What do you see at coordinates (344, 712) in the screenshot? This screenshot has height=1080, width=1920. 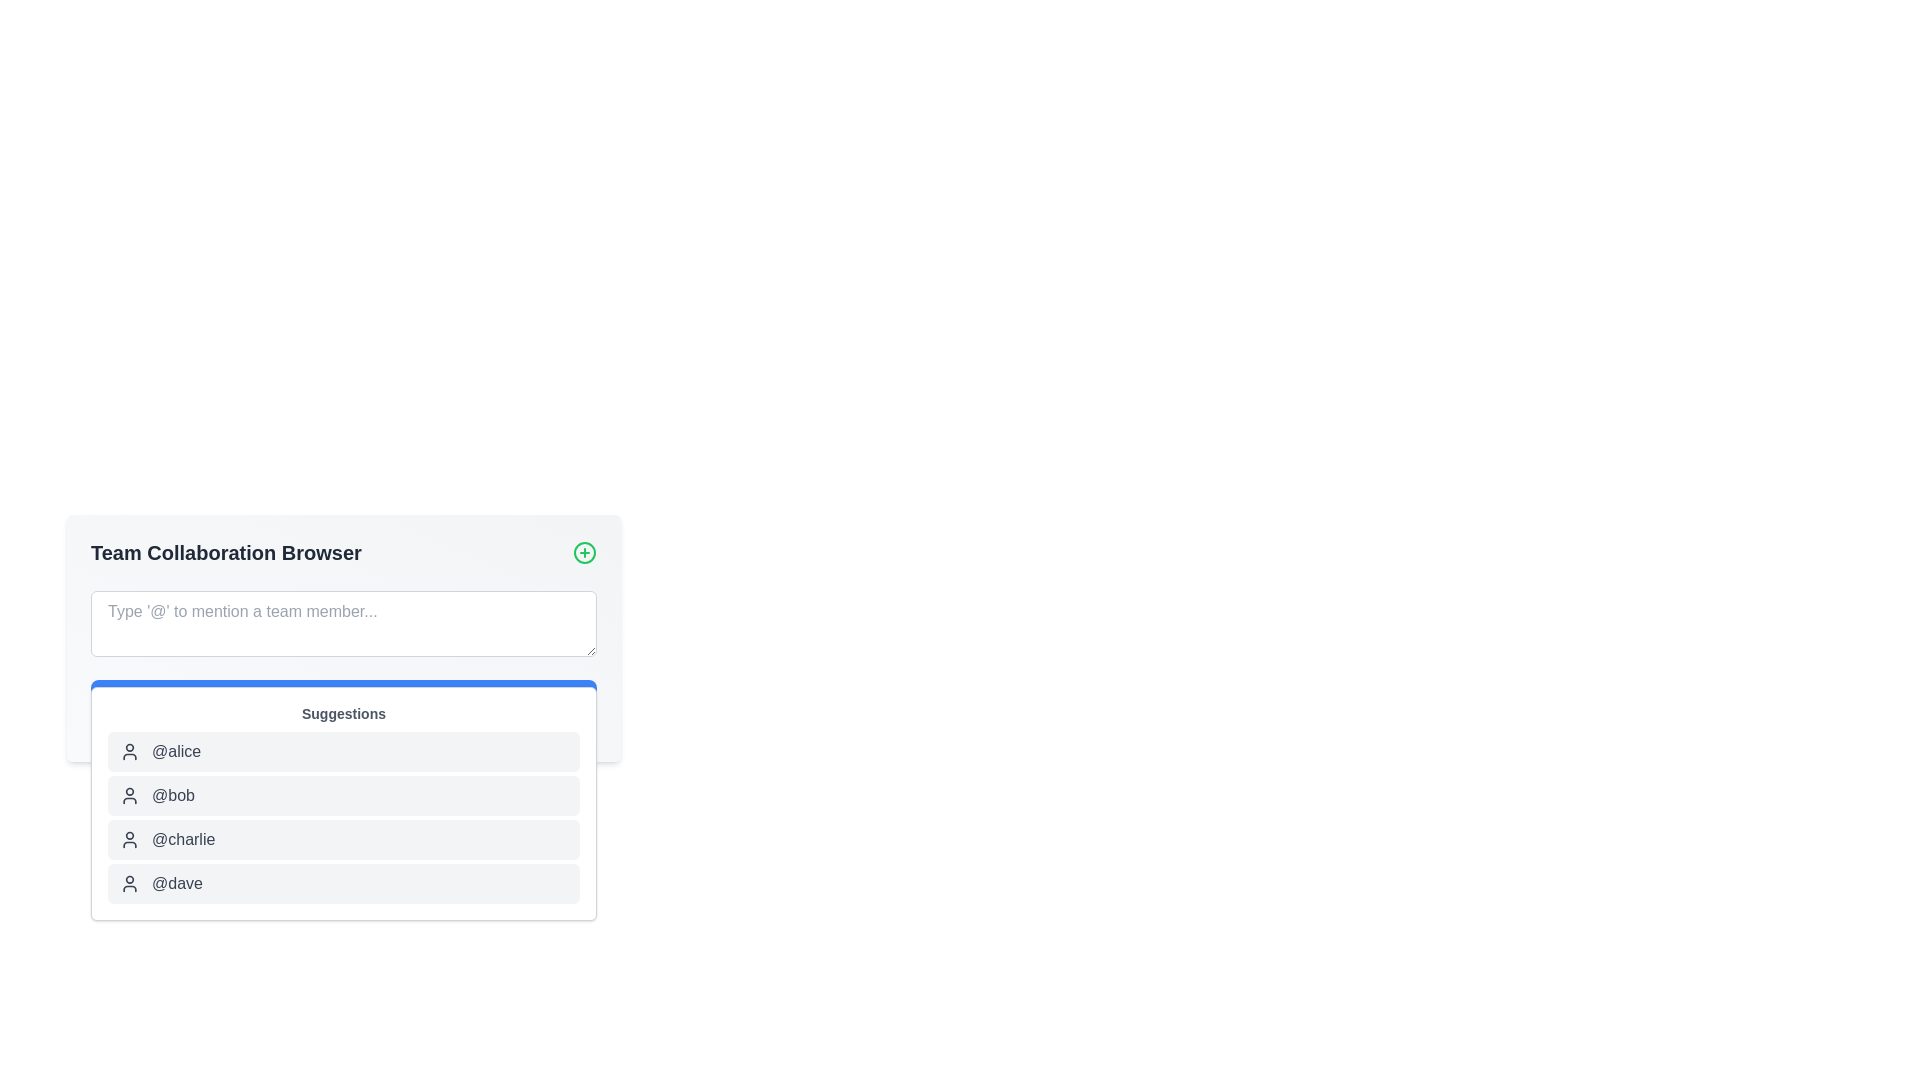 I see `the static text label that serves as the title for the dropdown box containing suggestions, positioned at the top of the box` at bounding box center [344, 712].